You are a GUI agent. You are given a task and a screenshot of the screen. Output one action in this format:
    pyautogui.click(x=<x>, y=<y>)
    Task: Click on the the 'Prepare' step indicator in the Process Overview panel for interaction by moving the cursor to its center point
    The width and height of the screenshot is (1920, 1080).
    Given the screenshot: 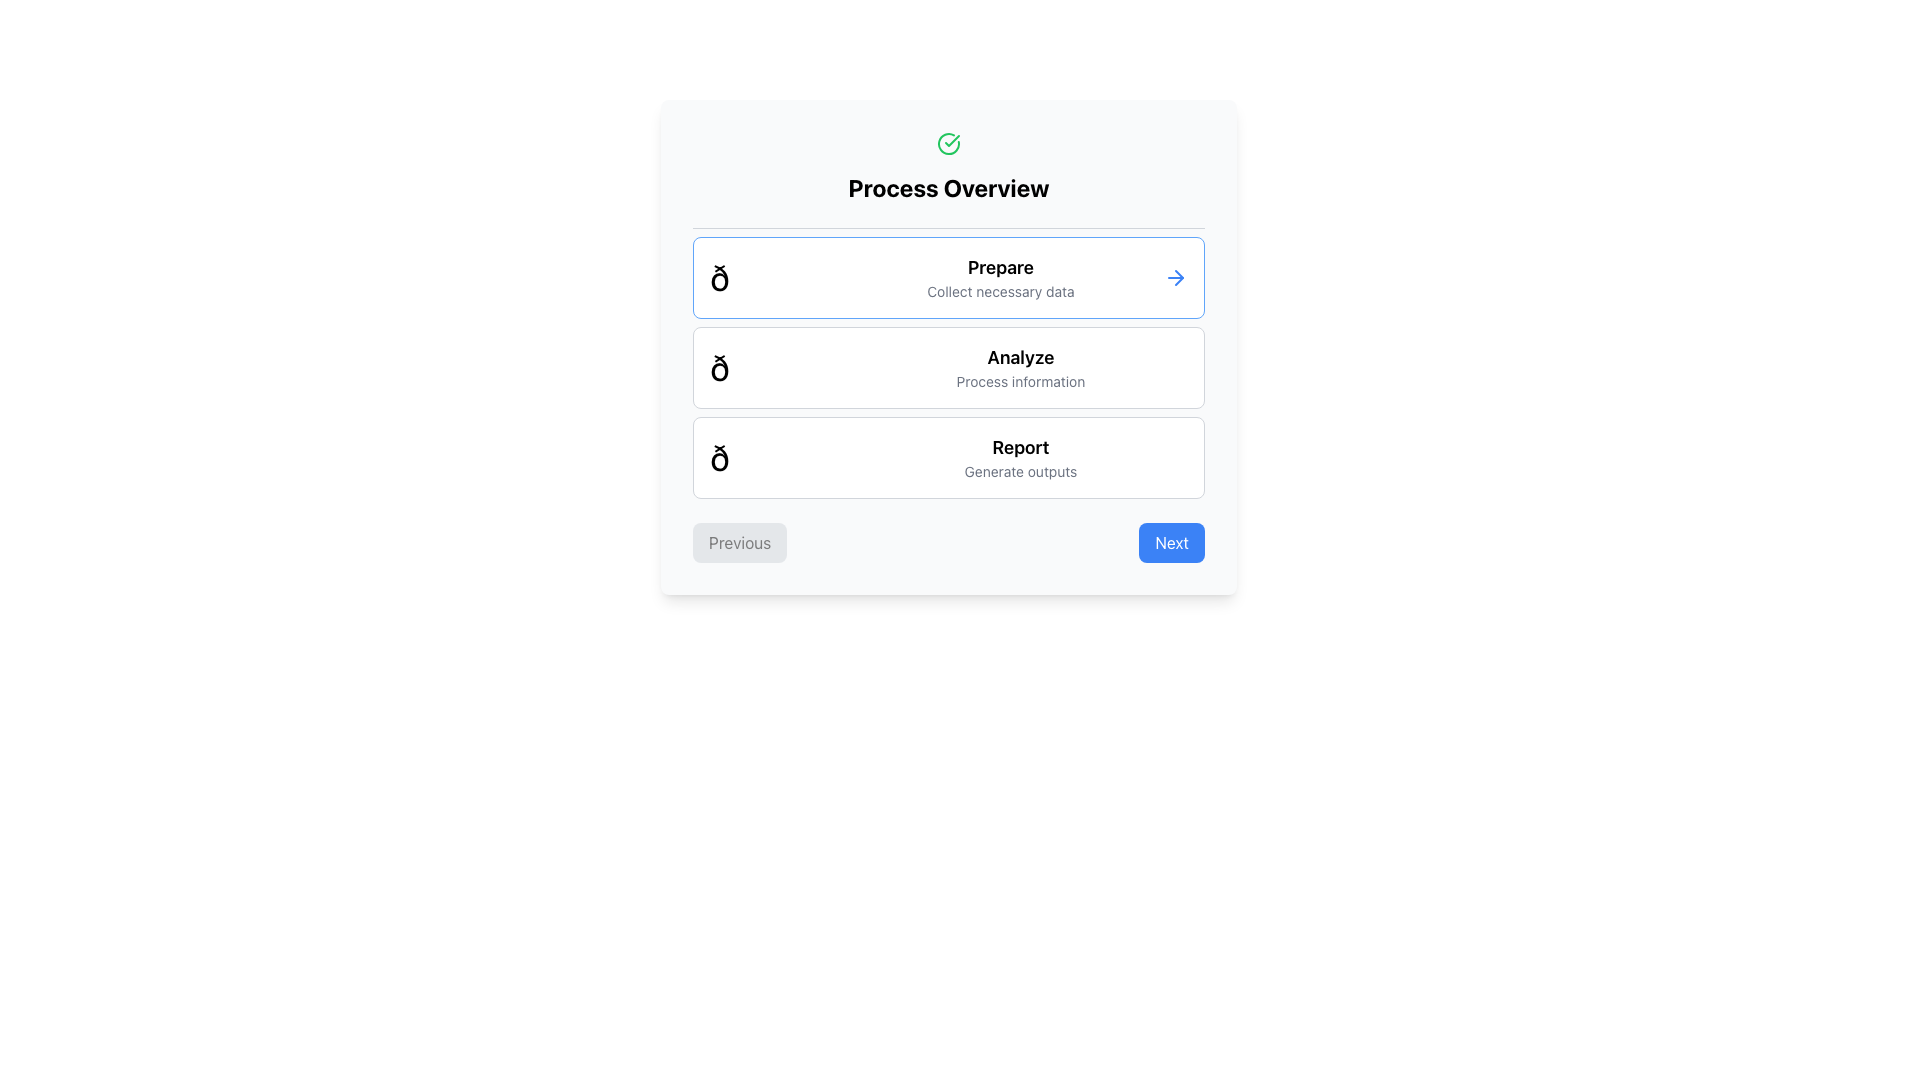 What is the action you would take?
    pyautogui.click(x=948, y=277)
    